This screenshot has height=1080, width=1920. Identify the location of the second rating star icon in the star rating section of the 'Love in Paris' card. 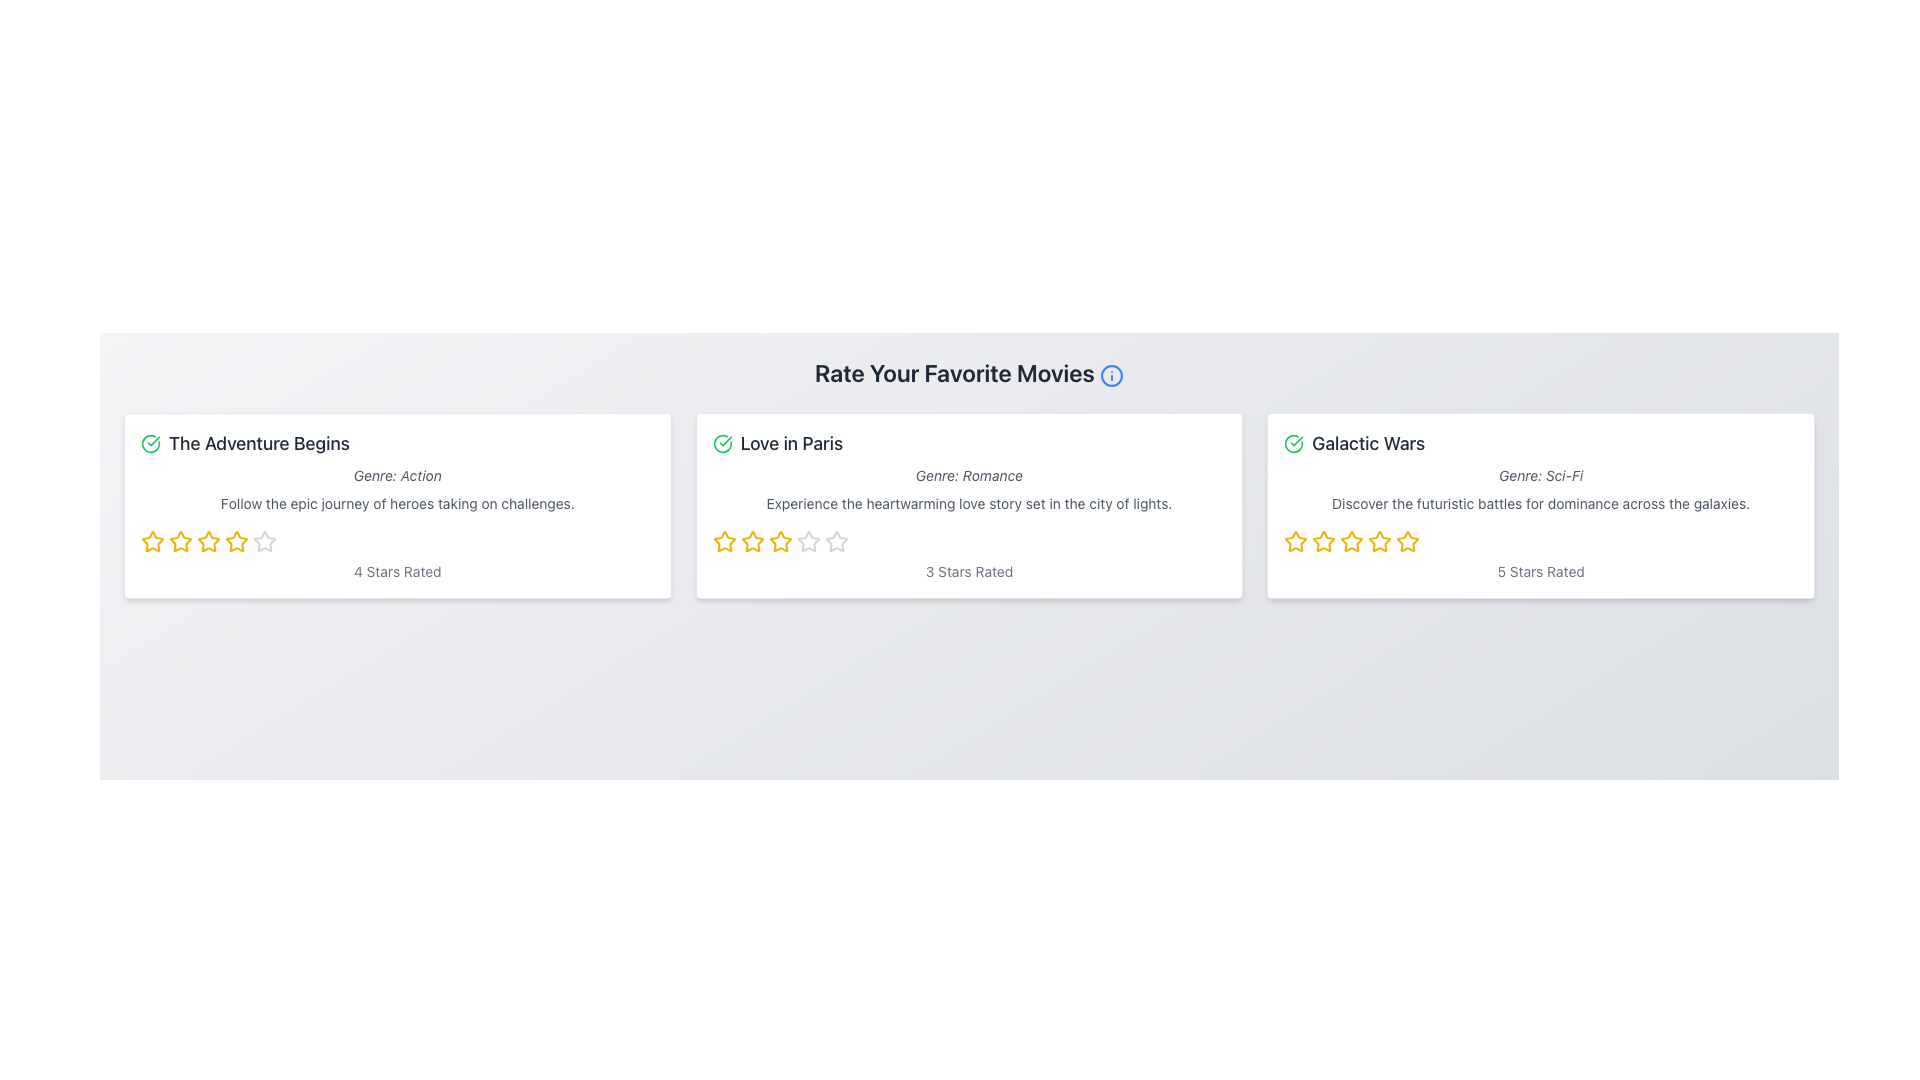
(779, 541).